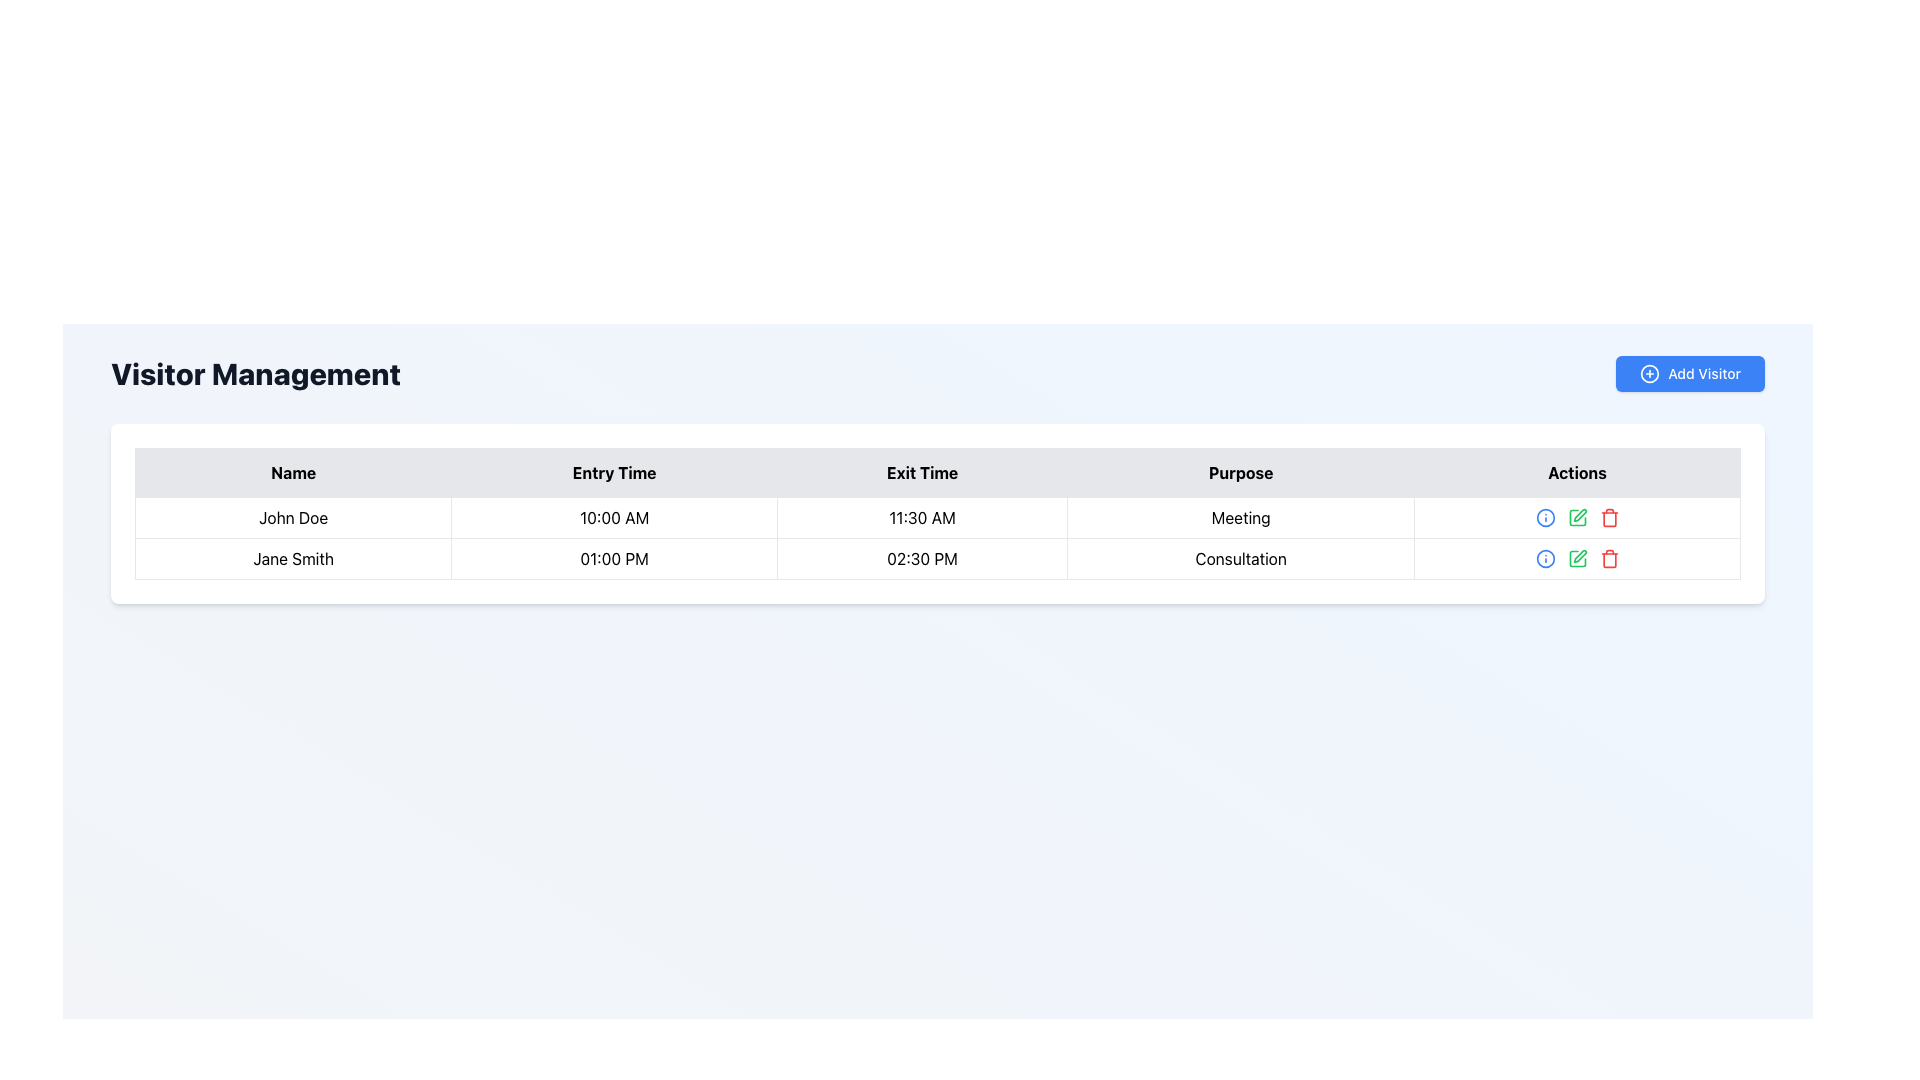 The width and height of the screenshot is (1920, 1080). I want to click on the text element that displays the exit time '11:30 AM' for 'John Doe' in the 'Exit Time' column, so click(921, 516).